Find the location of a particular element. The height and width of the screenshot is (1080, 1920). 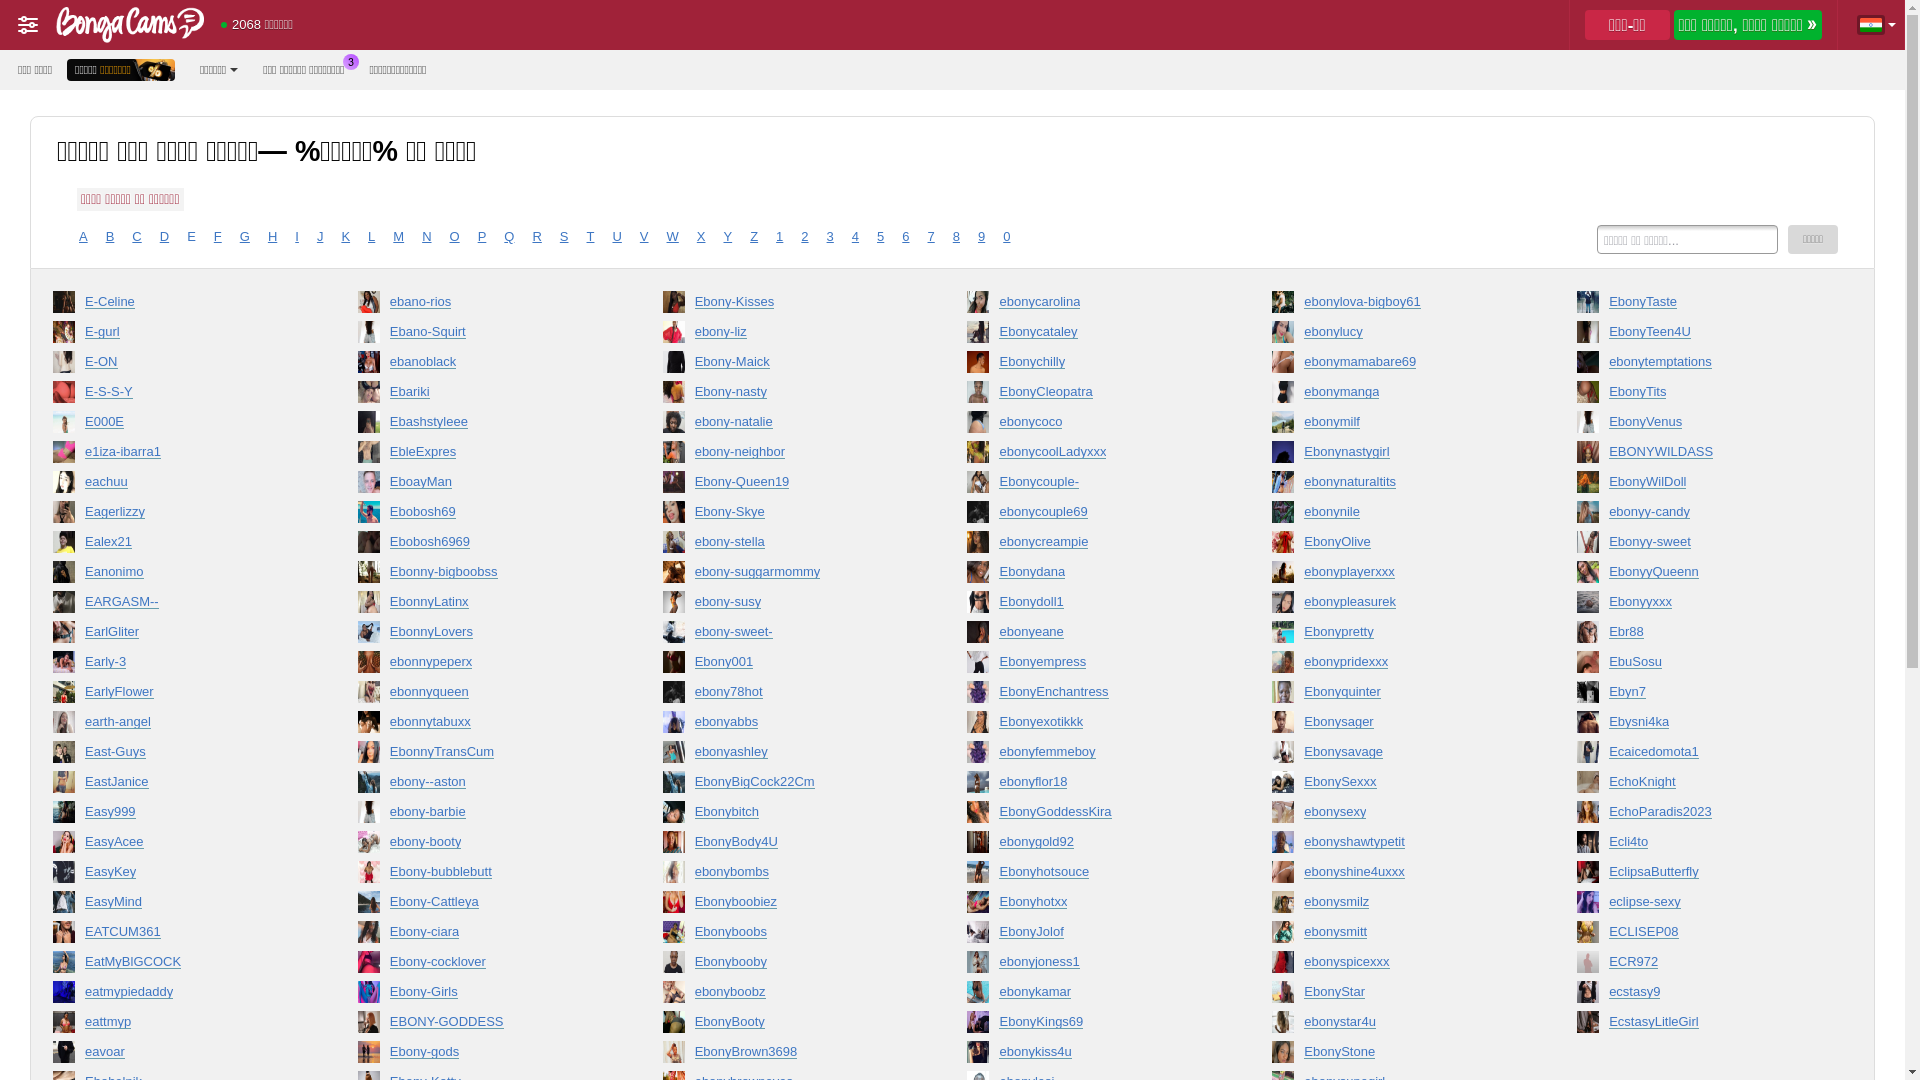

'Ebobosh69' is located at coordinates (481, 515).